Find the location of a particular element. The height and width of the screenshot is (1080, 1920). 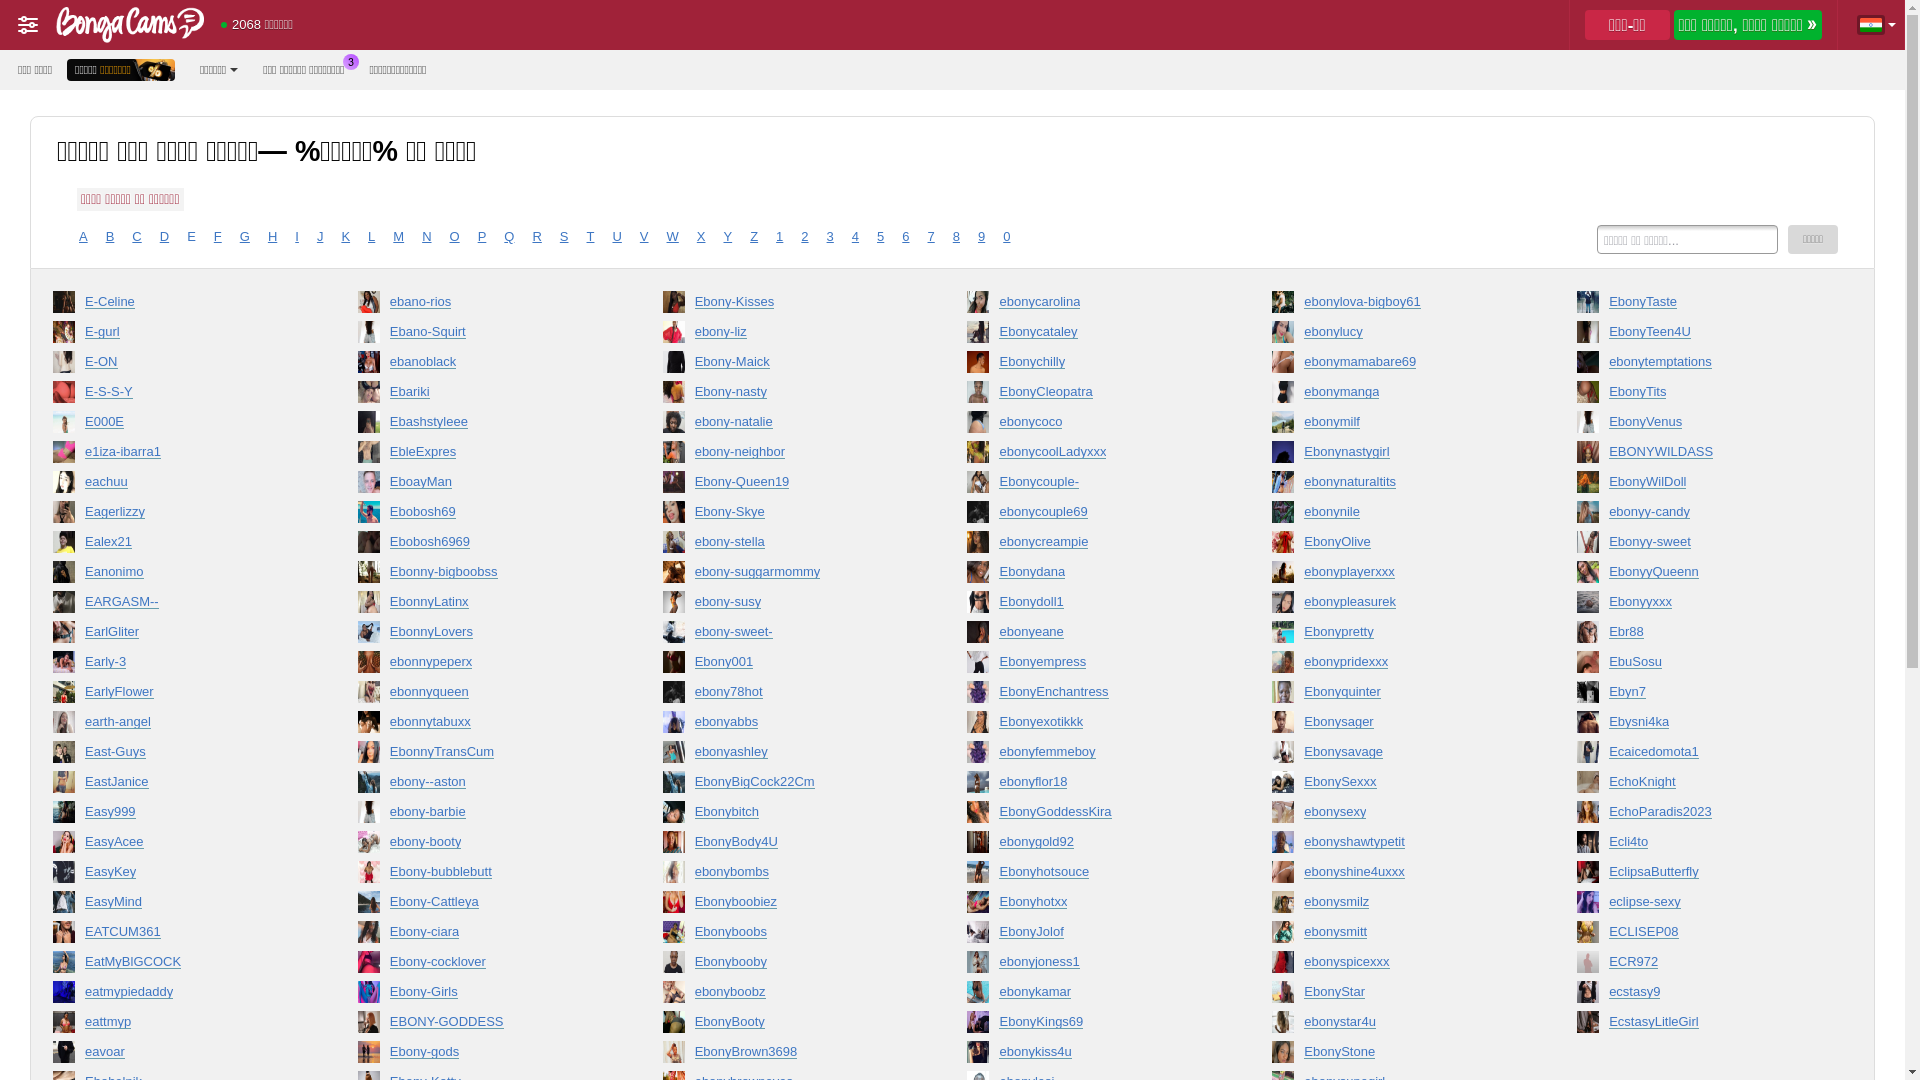

'Ebobosh69' is located at coordinates (481, 515).